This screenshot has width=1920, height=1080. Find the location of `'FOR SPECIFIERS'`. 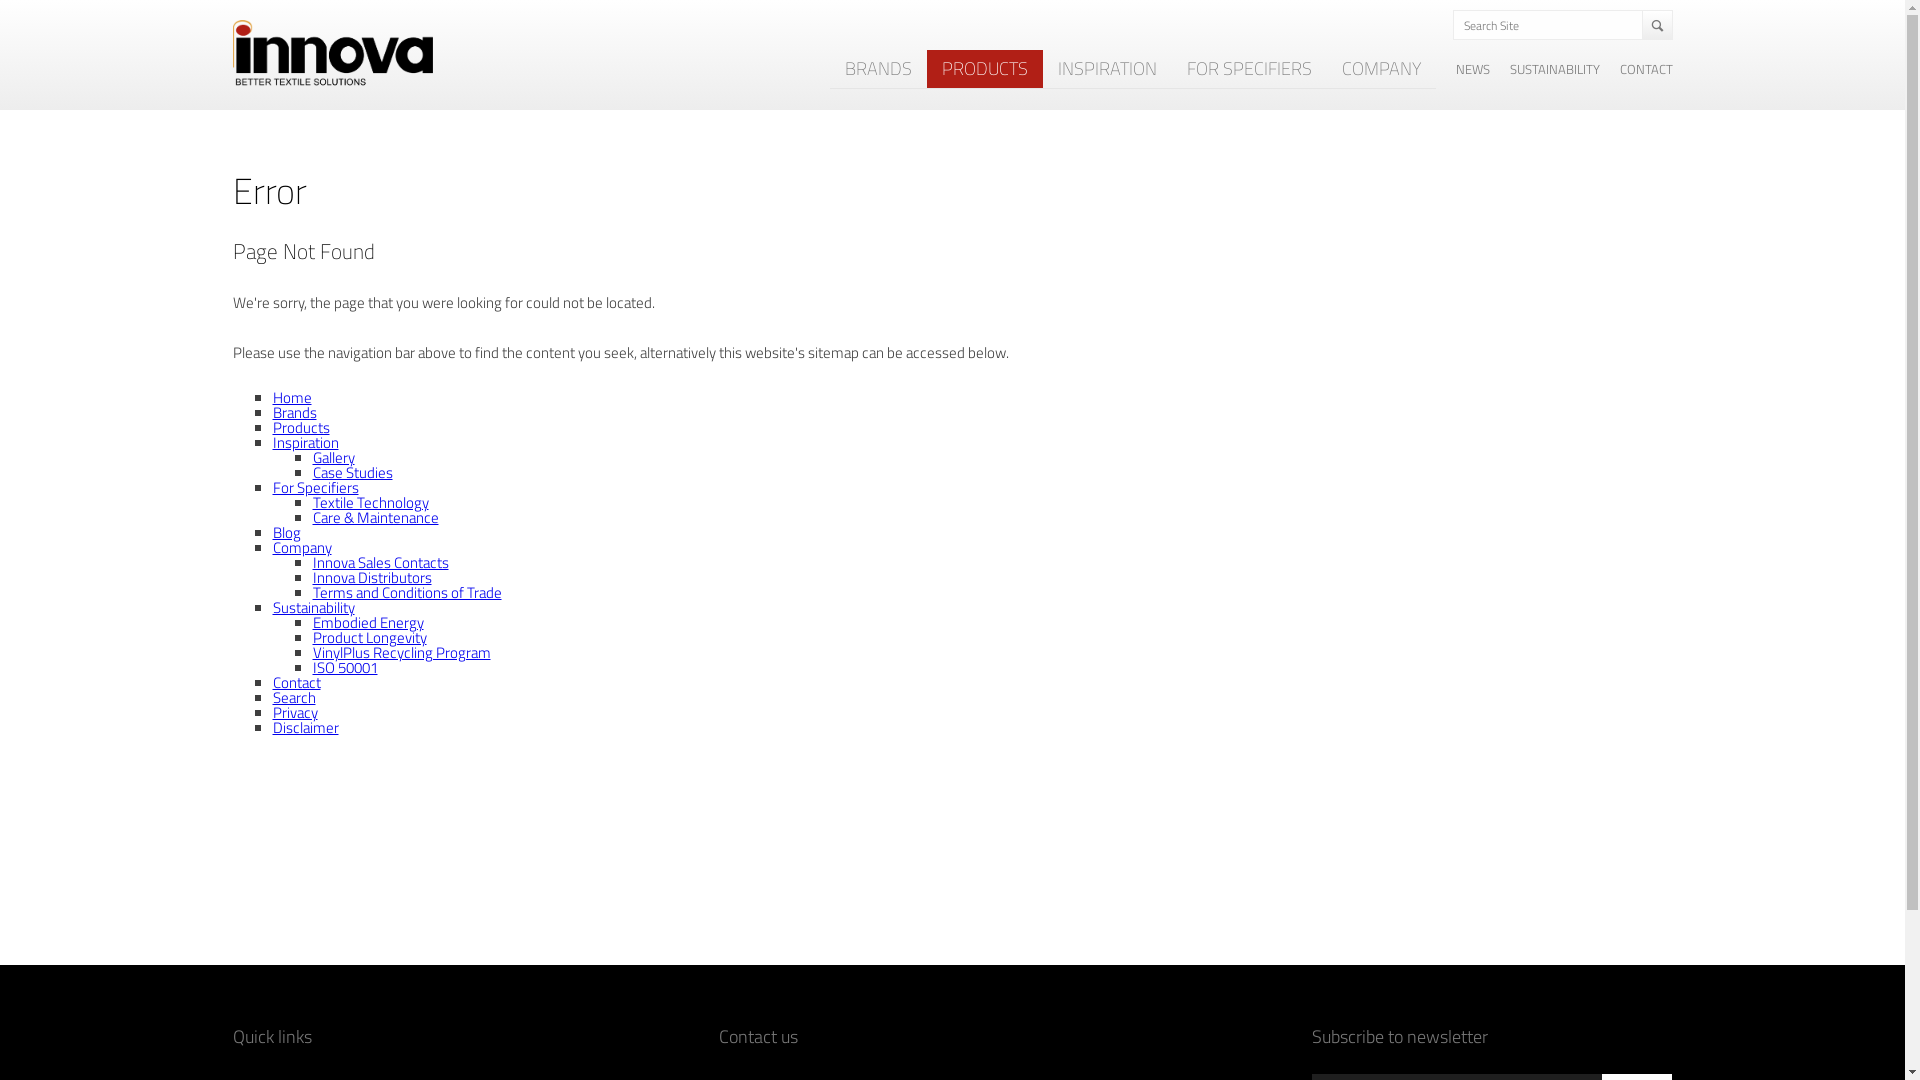

'FOR SPECIFIERS' is located at coordinates (1248, 68).